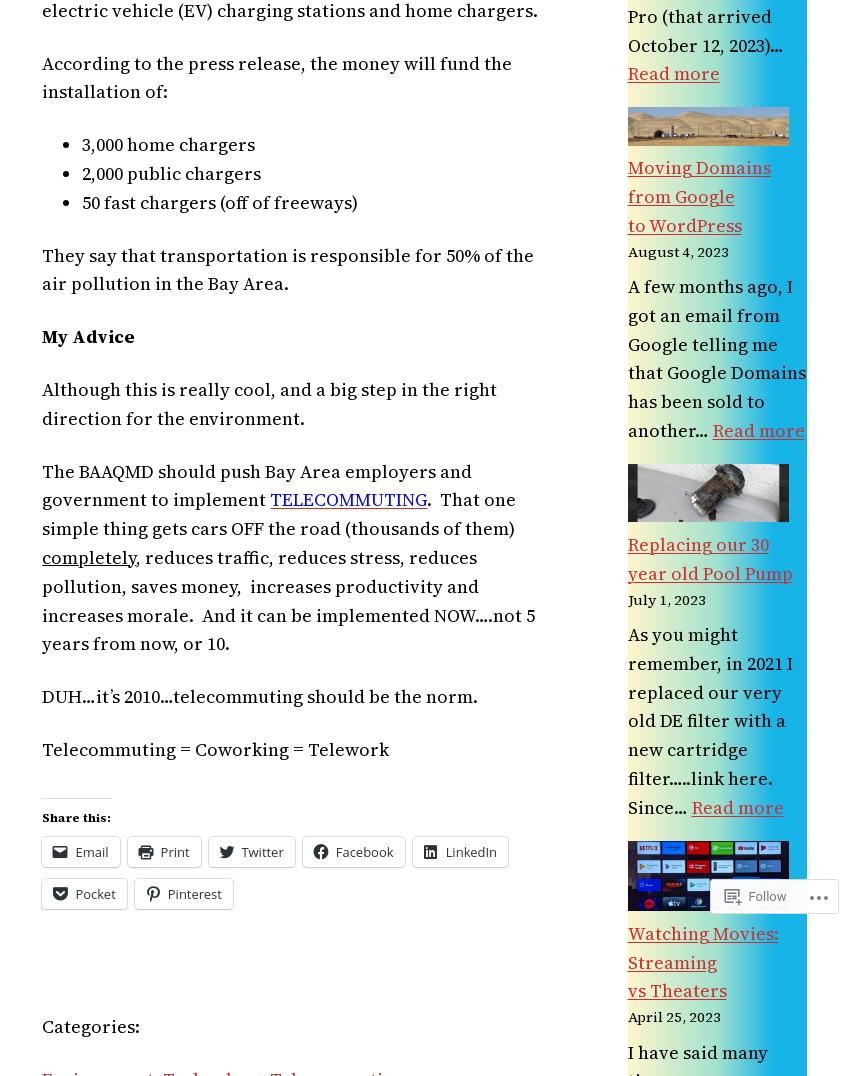 This screenshot has width=849, height=1076. What do you see at coordinates (214, 747) in the screenshot?
I see `'Telecommuting = Coworking = Telework'` at bounding box center [214, 747].